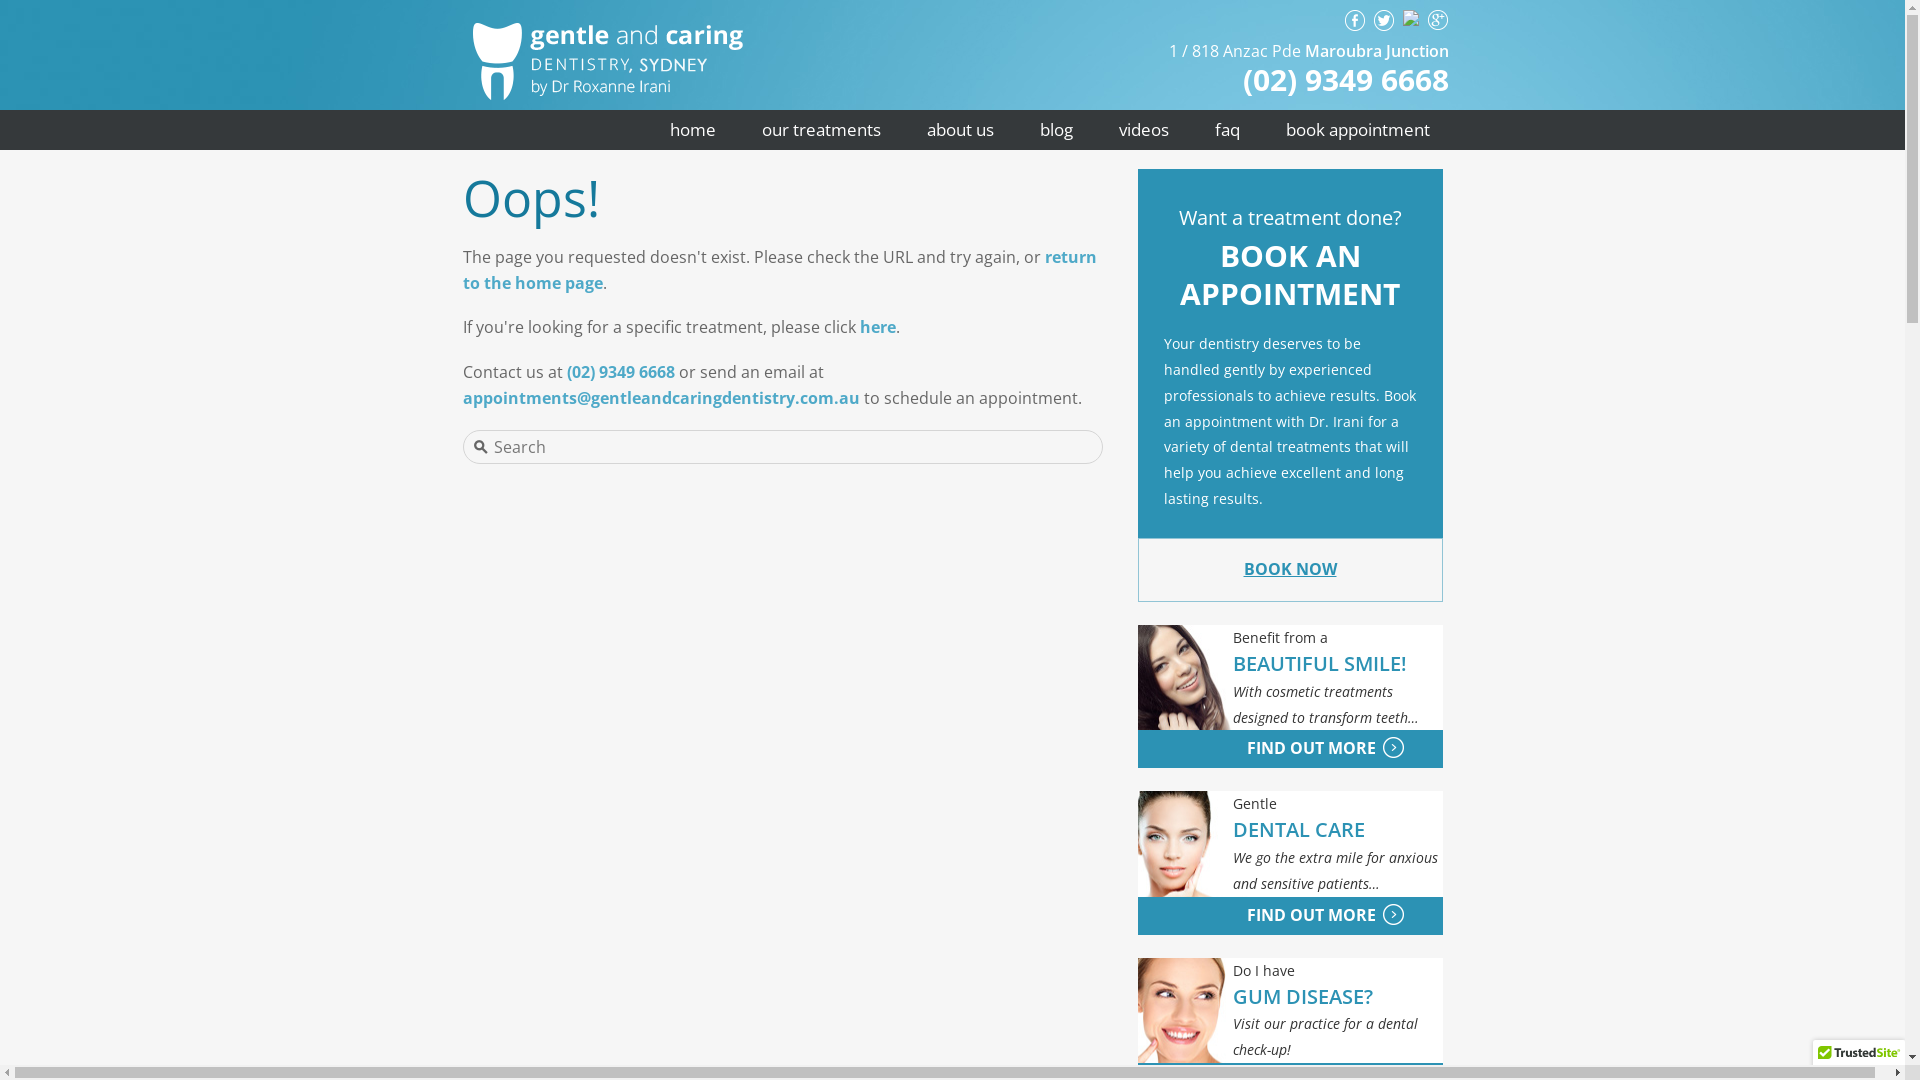 This screenshot has height=1080, width=1920. I want to click on 'about us', so click(960, 130).